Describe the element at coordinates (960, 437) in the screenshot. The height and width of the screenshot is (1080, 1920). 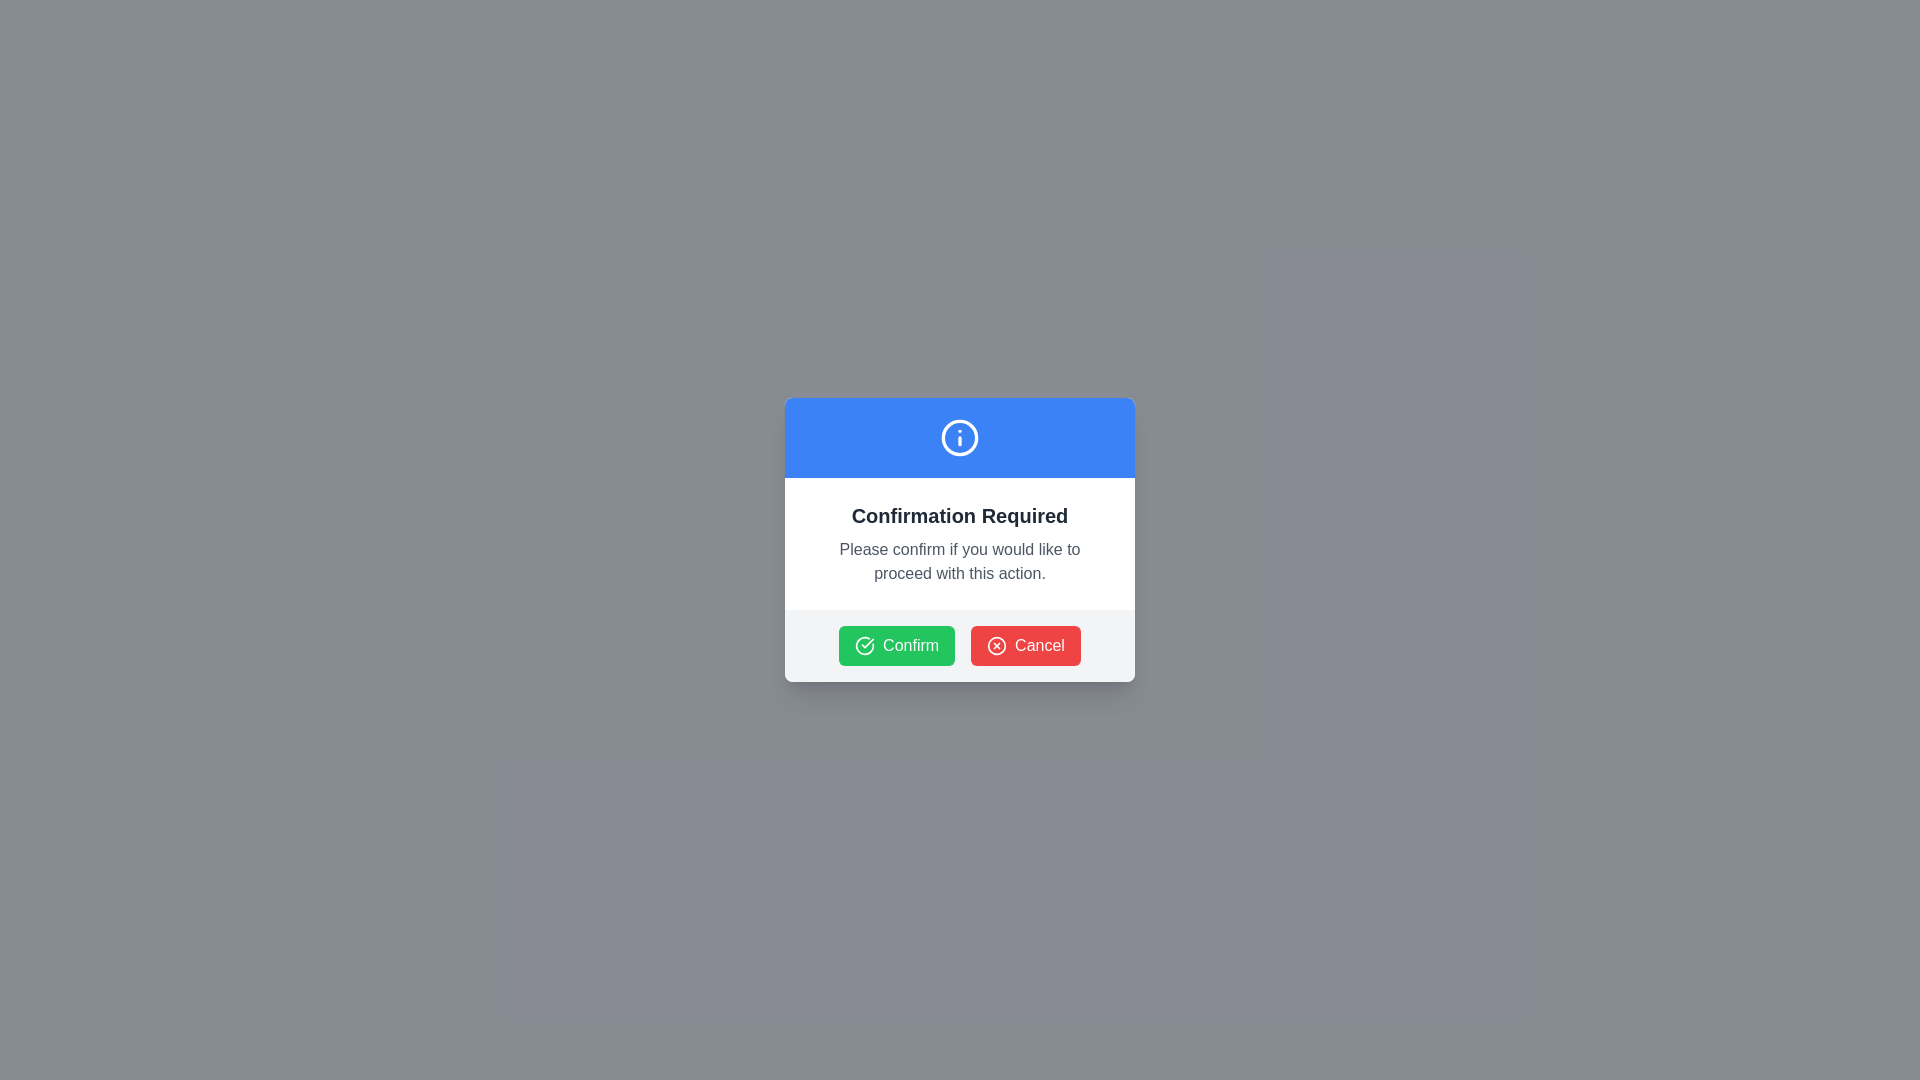
I see `the Header panel of the modal dialog that contains an informational icon, which is located at the topmost section above the 'Confirmation Required' heading` at that location.